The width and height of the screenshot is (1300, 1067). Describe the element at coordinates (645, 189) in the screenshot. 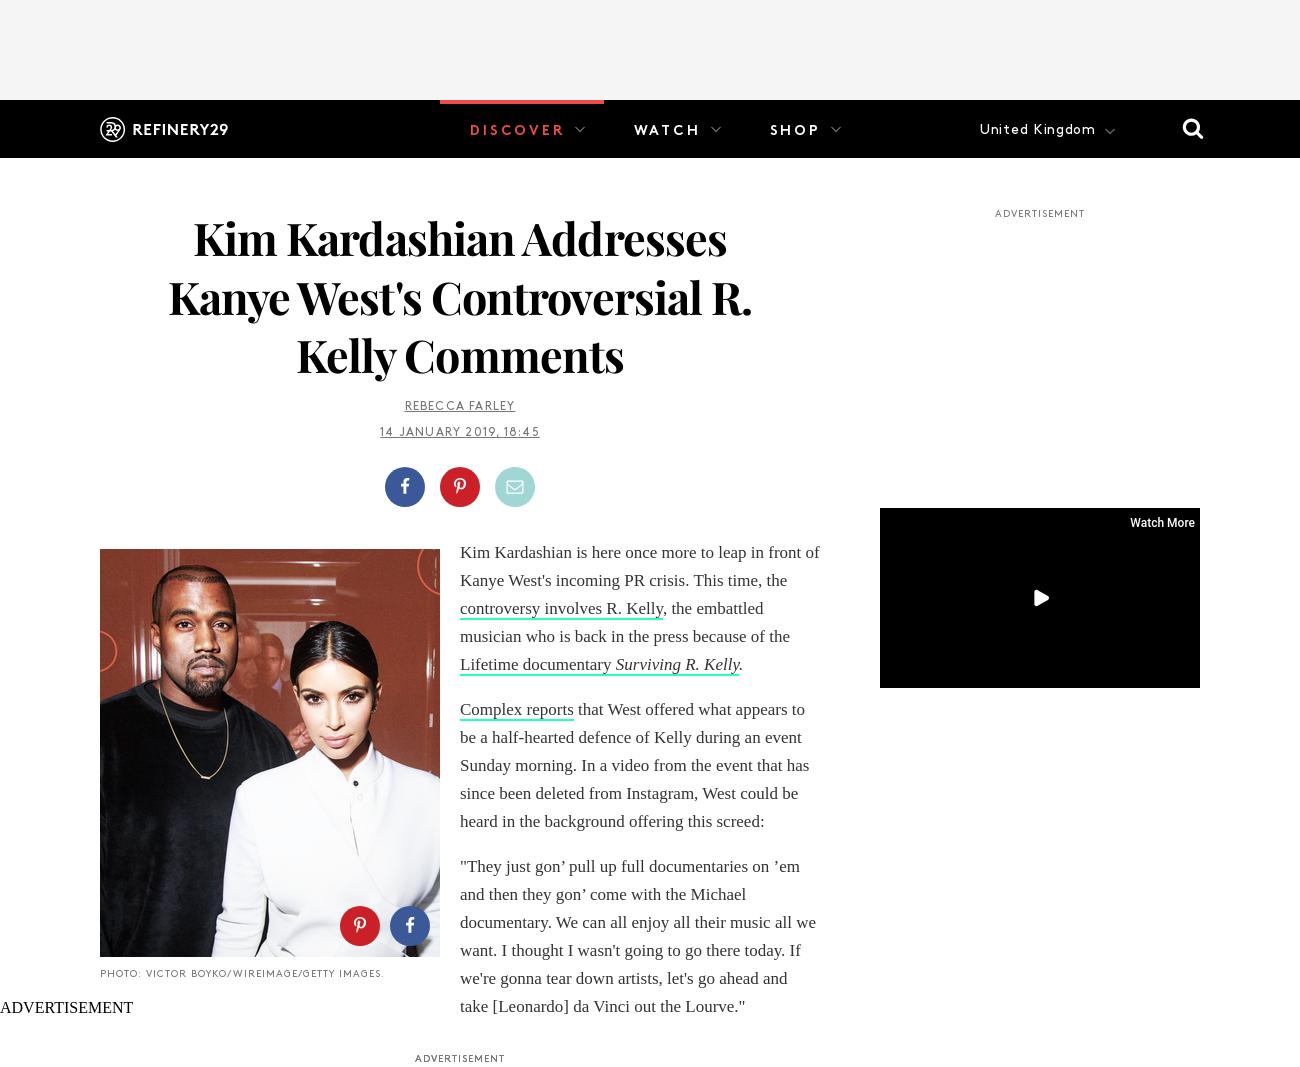

I see `'+More'` at that location.